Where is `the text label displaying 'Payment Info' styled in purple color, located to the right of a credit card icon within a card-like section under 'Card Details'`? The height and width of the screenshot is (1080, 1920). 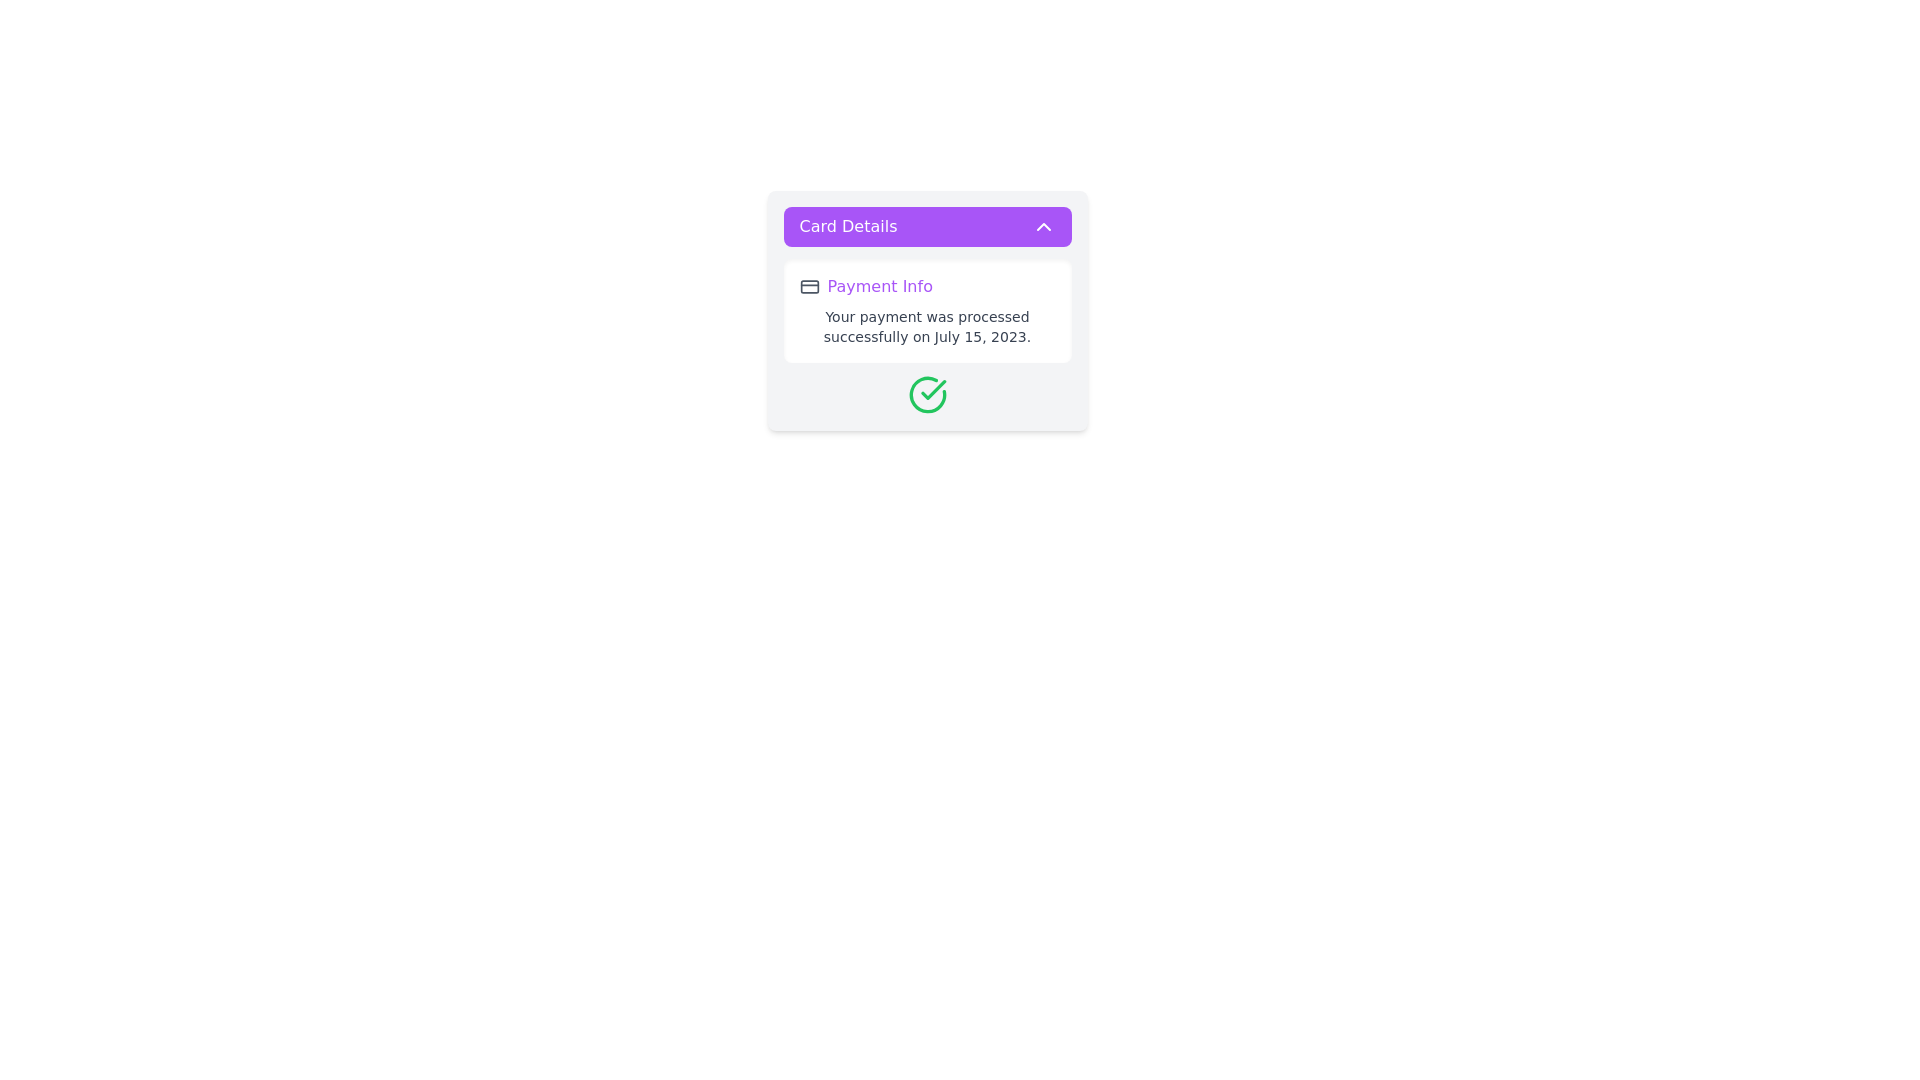 the text label displaying 'Payment Info' styled in purple color, located to the right of a credit card icon within a card-like section under 'Card Details' is located at coordinates (880, 286).